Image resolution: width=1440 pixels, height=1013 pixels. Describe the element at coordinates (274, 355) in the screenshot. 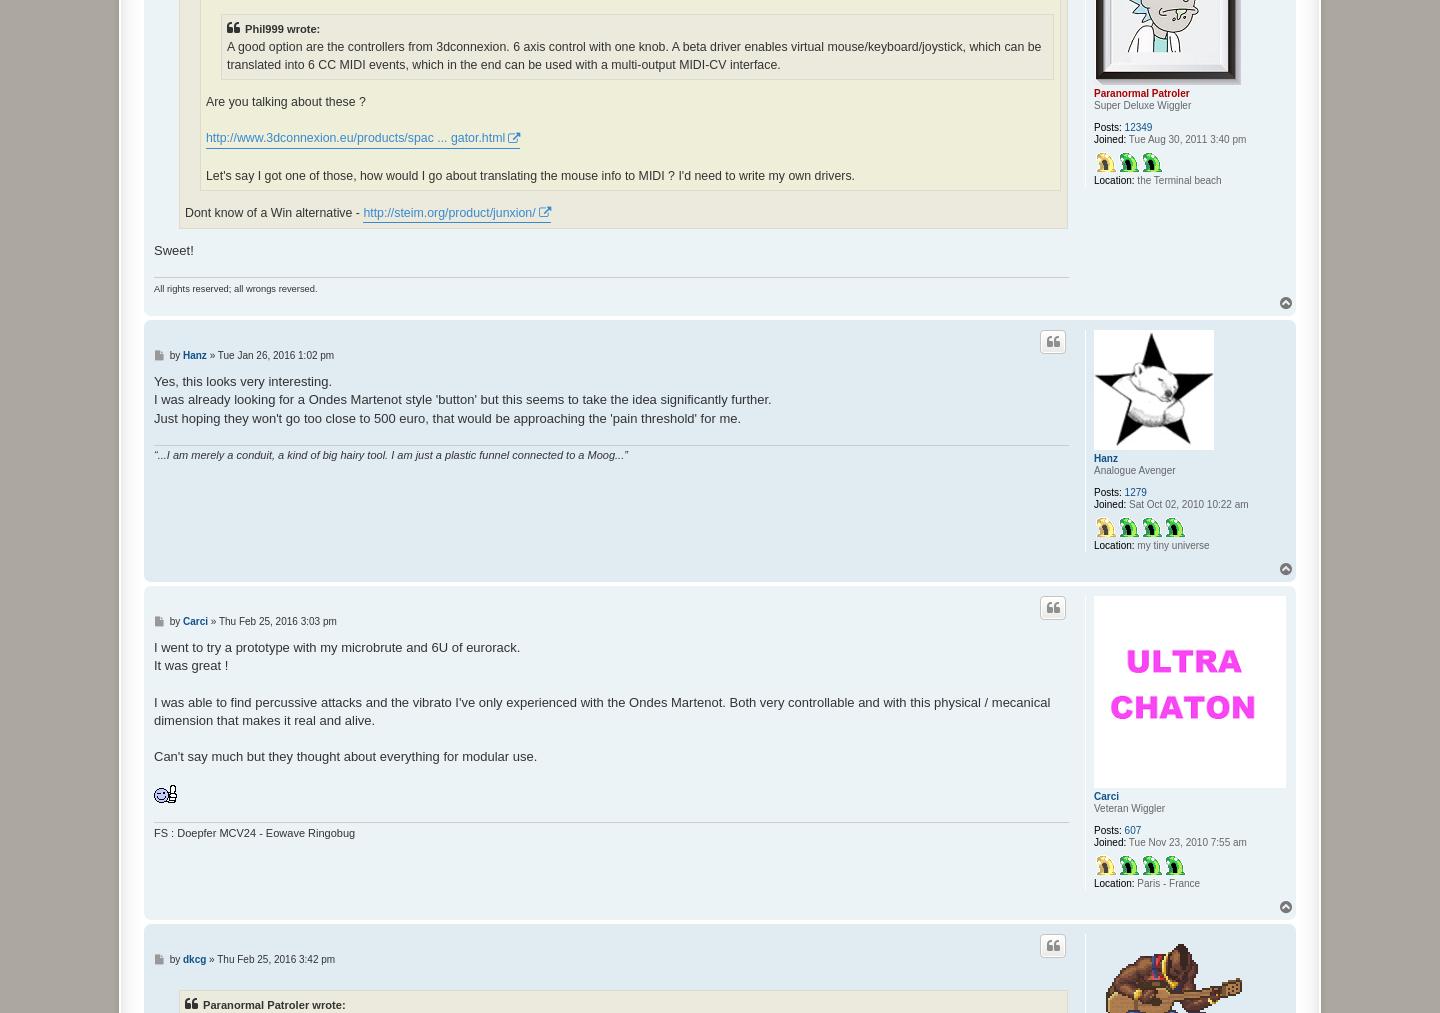

I see `'Tue Jan 26, 2016 1:02 pm'` at that location.